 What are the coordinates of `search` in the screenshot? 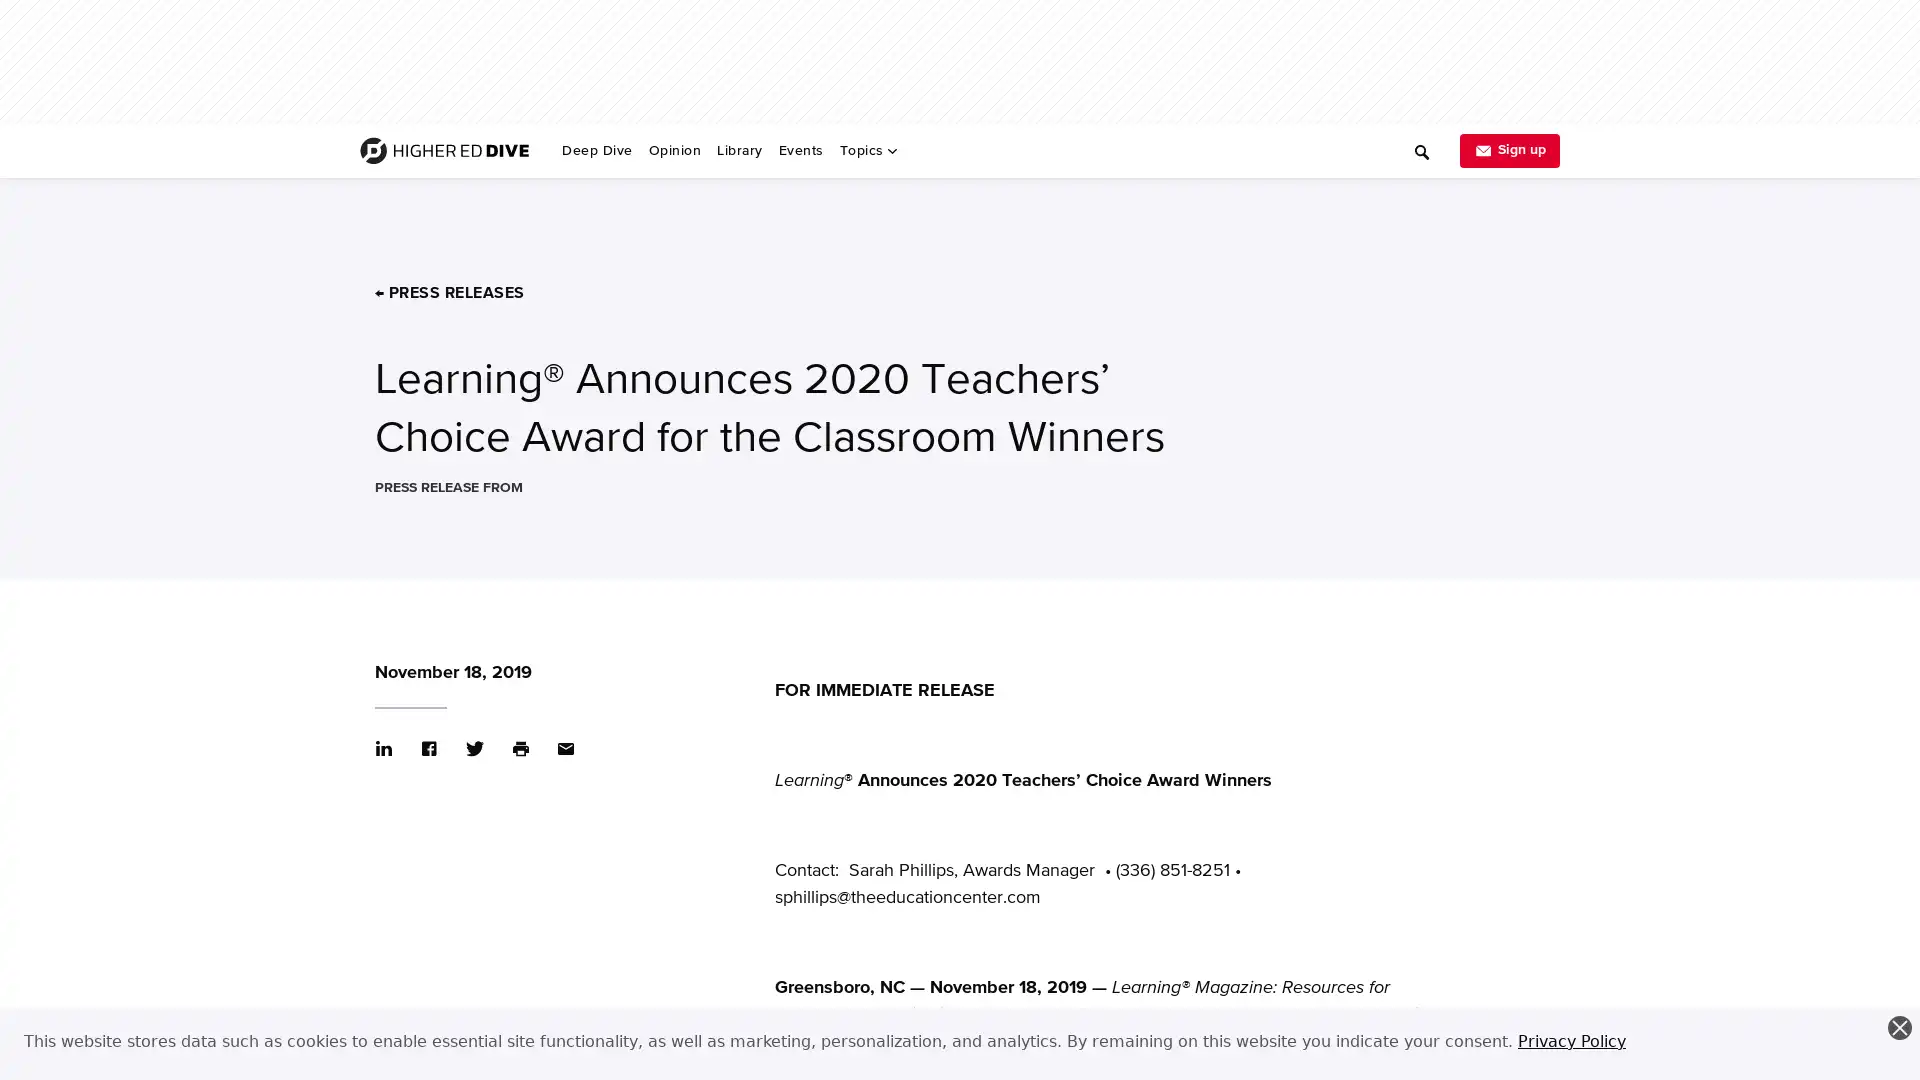 It's located at (1112, 143).